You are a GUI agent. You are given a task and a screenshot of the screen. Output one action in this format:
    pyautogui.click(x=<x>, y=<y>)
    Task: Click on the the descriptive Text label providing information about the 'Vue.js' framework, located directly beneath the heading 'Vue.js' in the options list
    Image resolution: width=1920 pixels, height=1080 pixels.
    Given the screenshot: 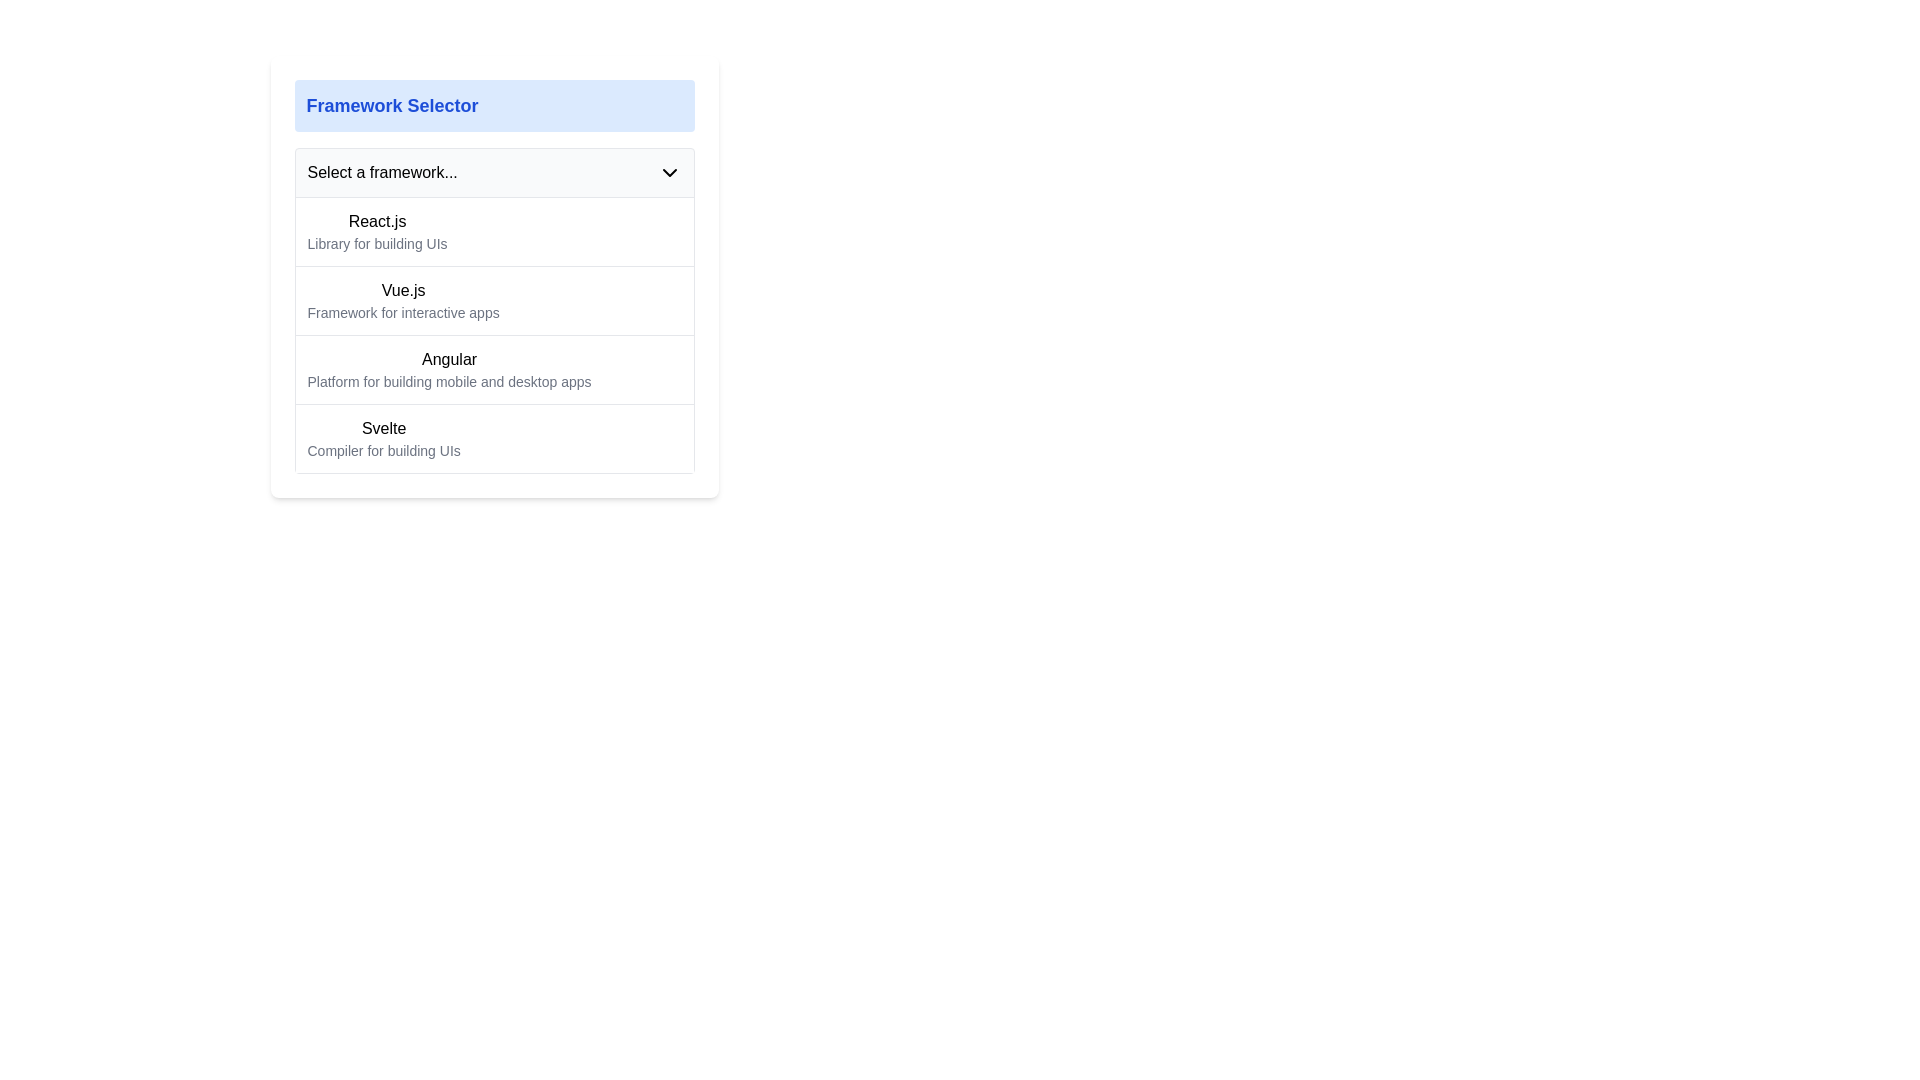 What is the action you would take?
    pyautogui.click(x=402, y=312)
    